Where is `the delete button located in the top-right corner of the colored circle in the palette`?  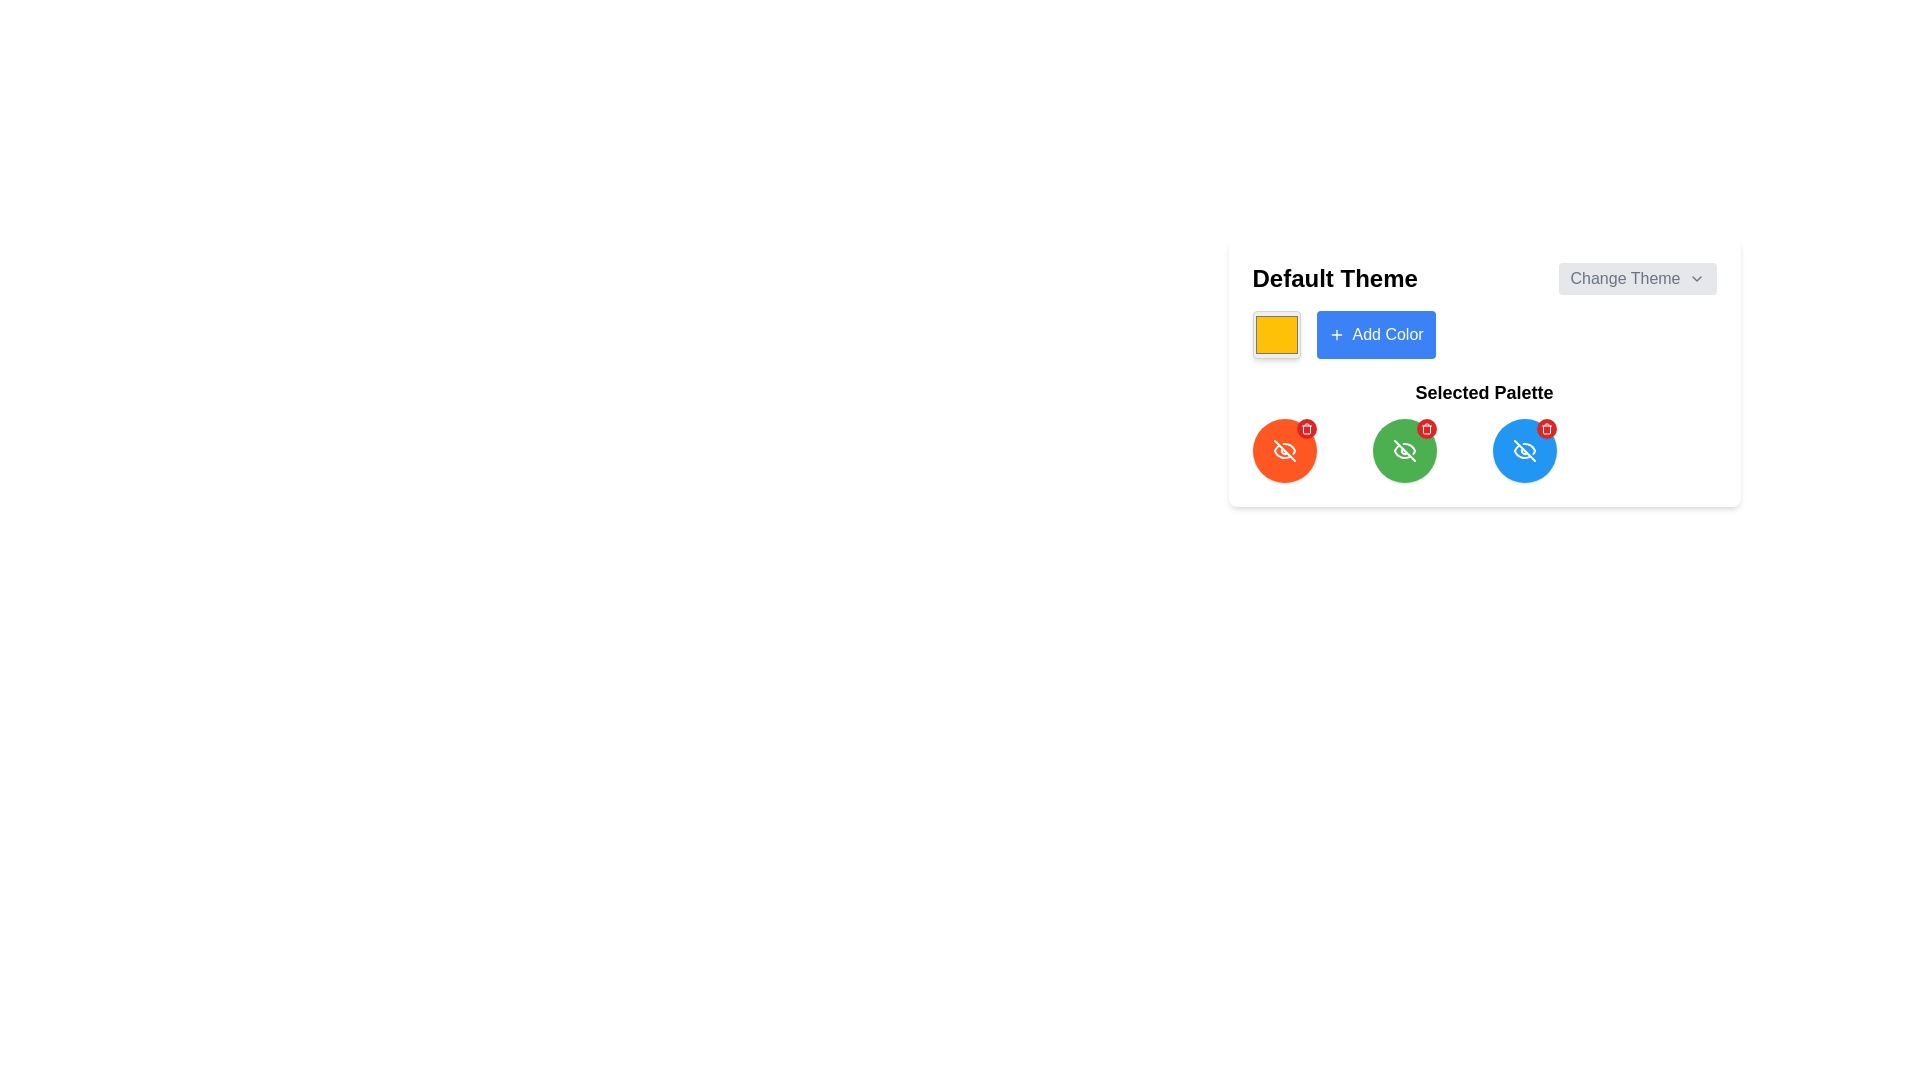
the delete button located in the top-right corner of the colored circle in the palette is located at coordinates (1545, 427).